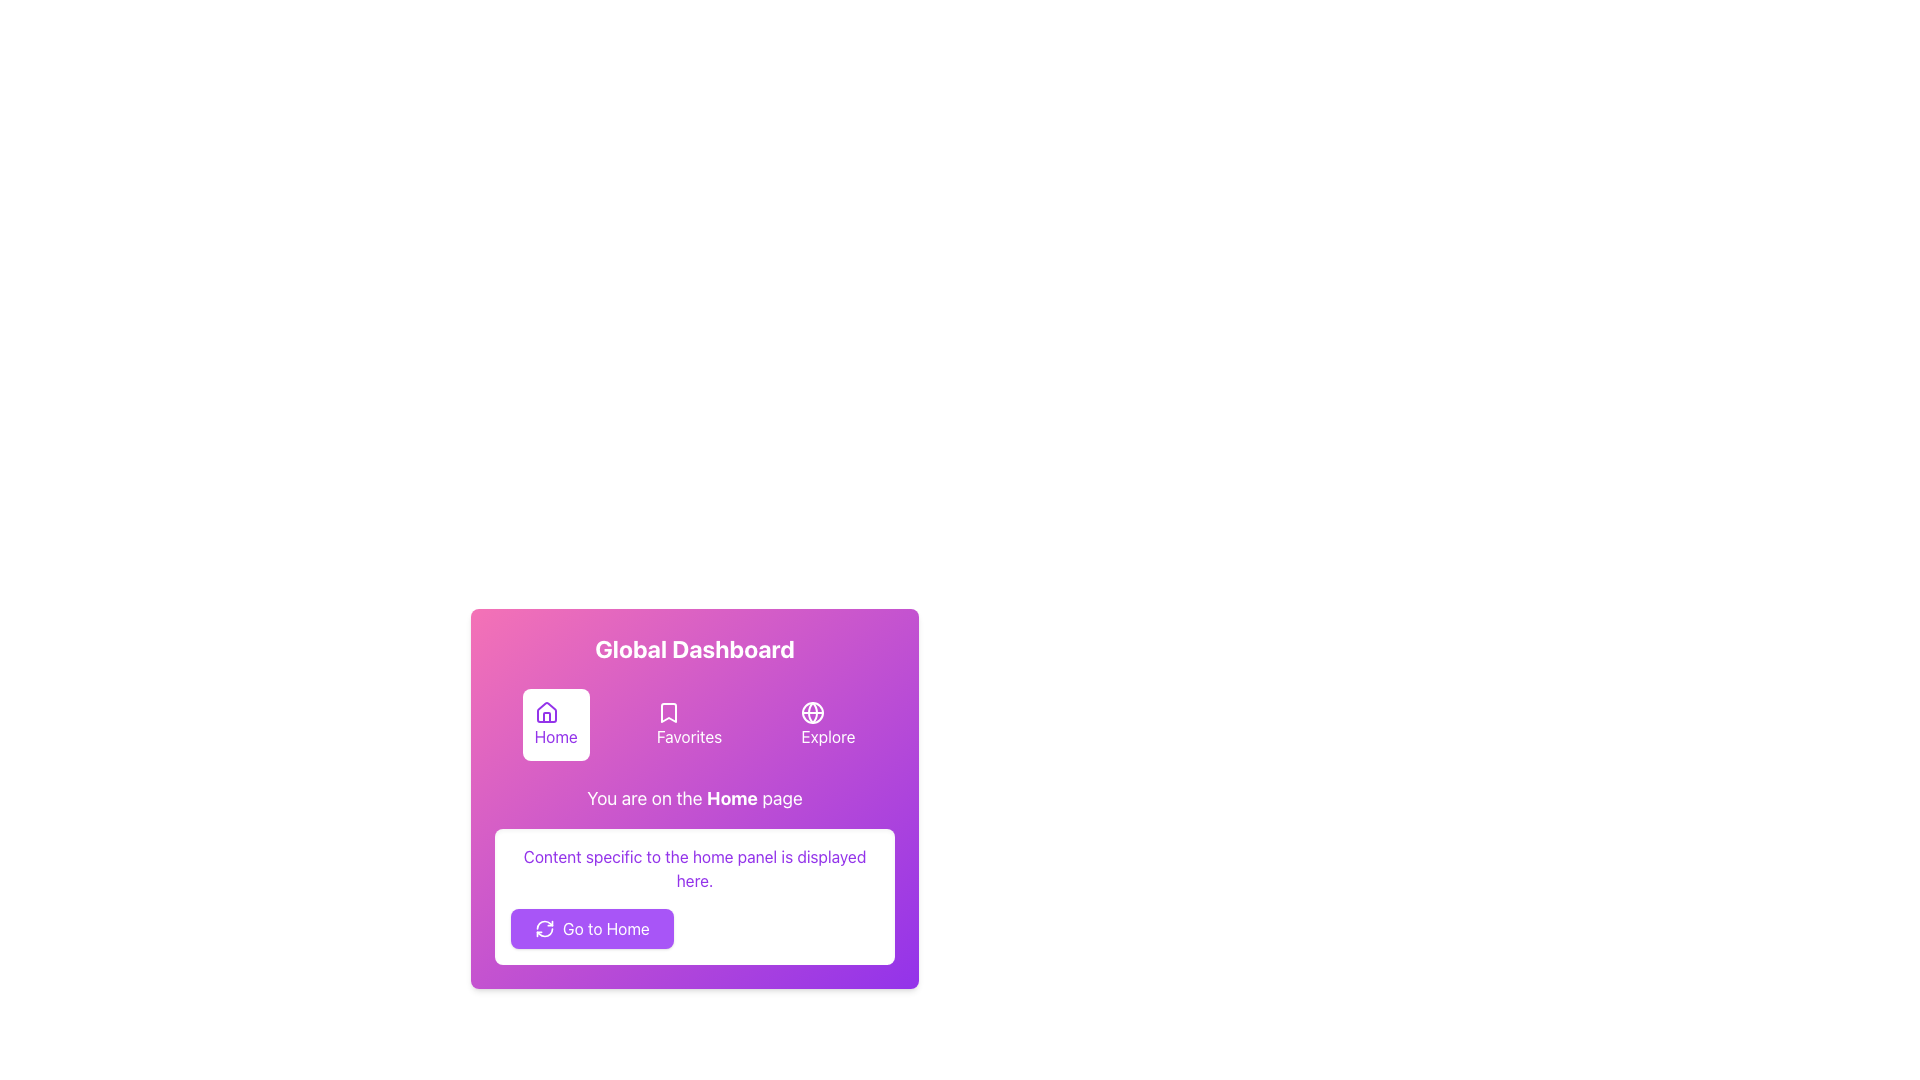 The height and width of the screenshot is (1080, 1920). I want to click on the 'Favorites' button located in the navigation bar, which is the second button from the left, so click(689, 725).